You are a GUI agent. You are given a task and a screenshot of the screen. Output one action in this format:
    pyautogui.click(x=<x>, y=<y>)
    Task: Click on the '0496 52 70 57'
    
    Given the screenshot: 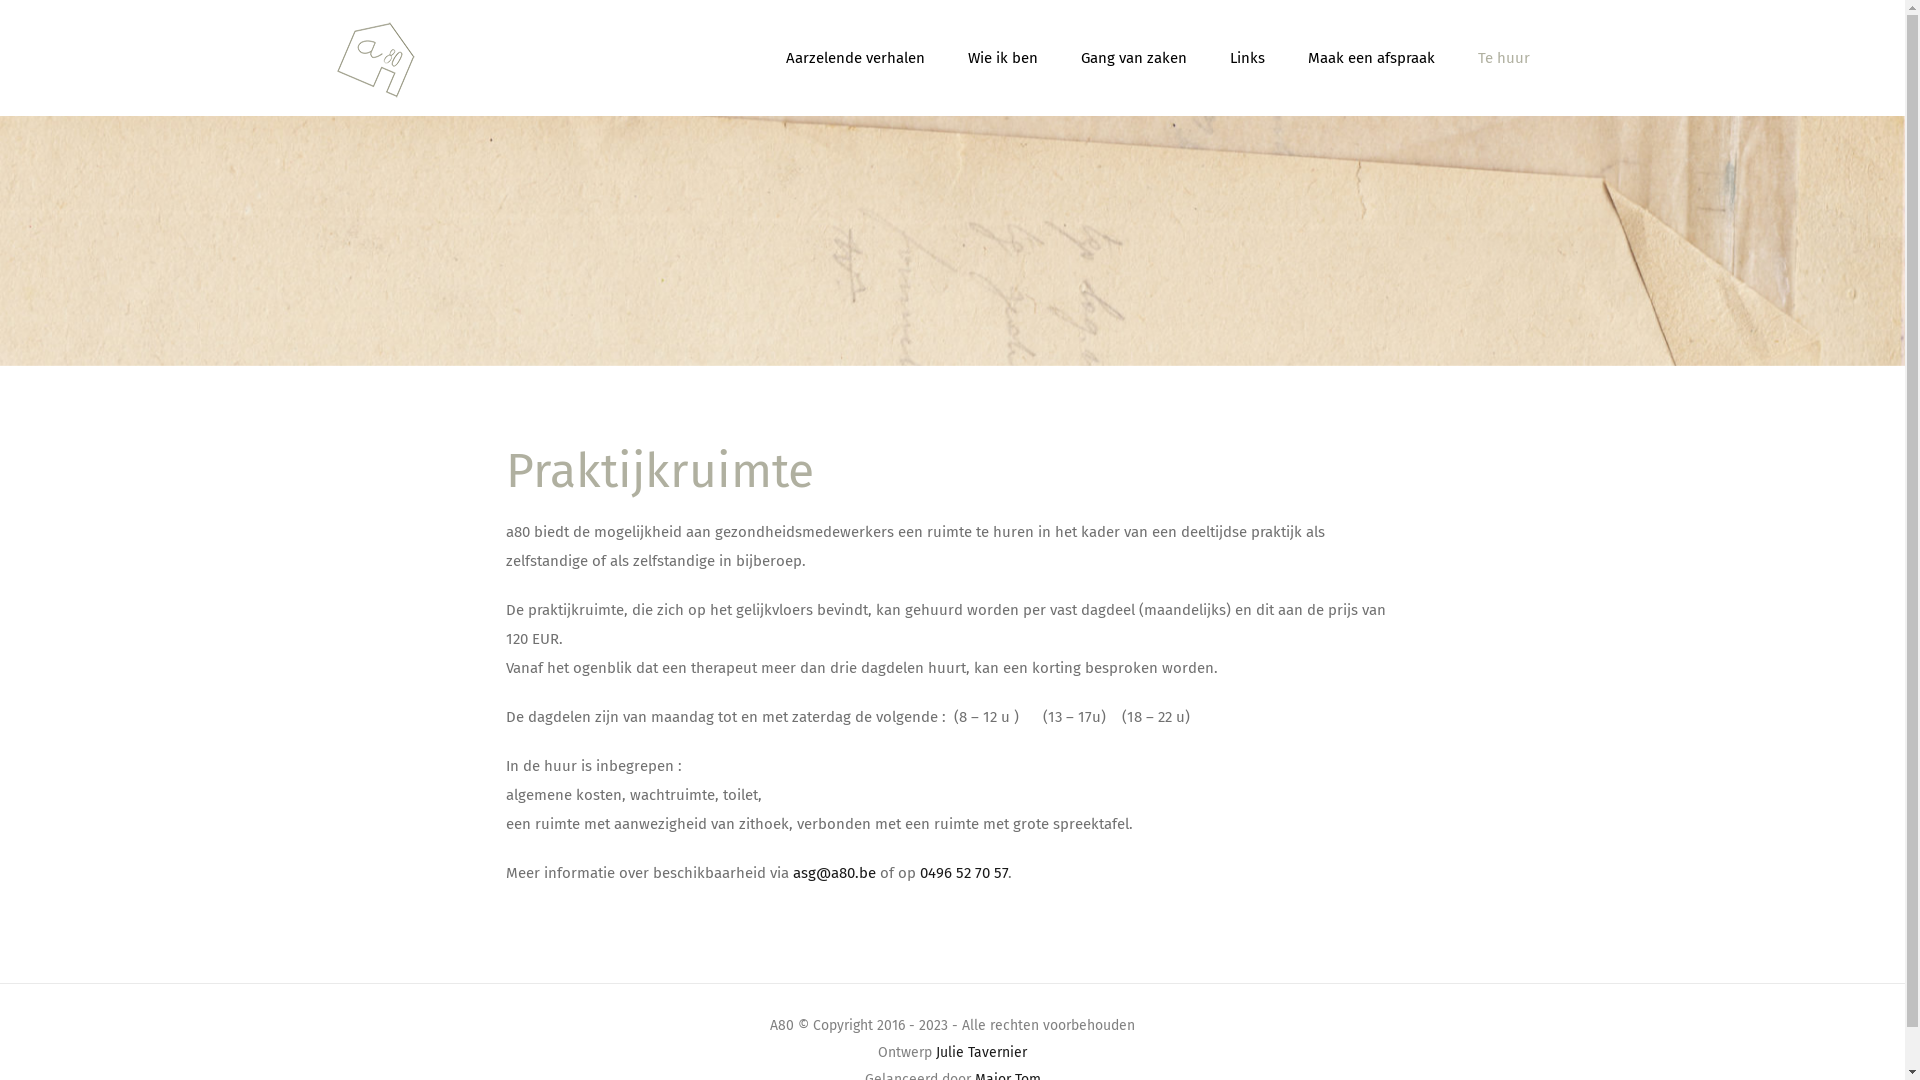 What is the action you would take?
    pyautogui.click(x=964, y=871)
    